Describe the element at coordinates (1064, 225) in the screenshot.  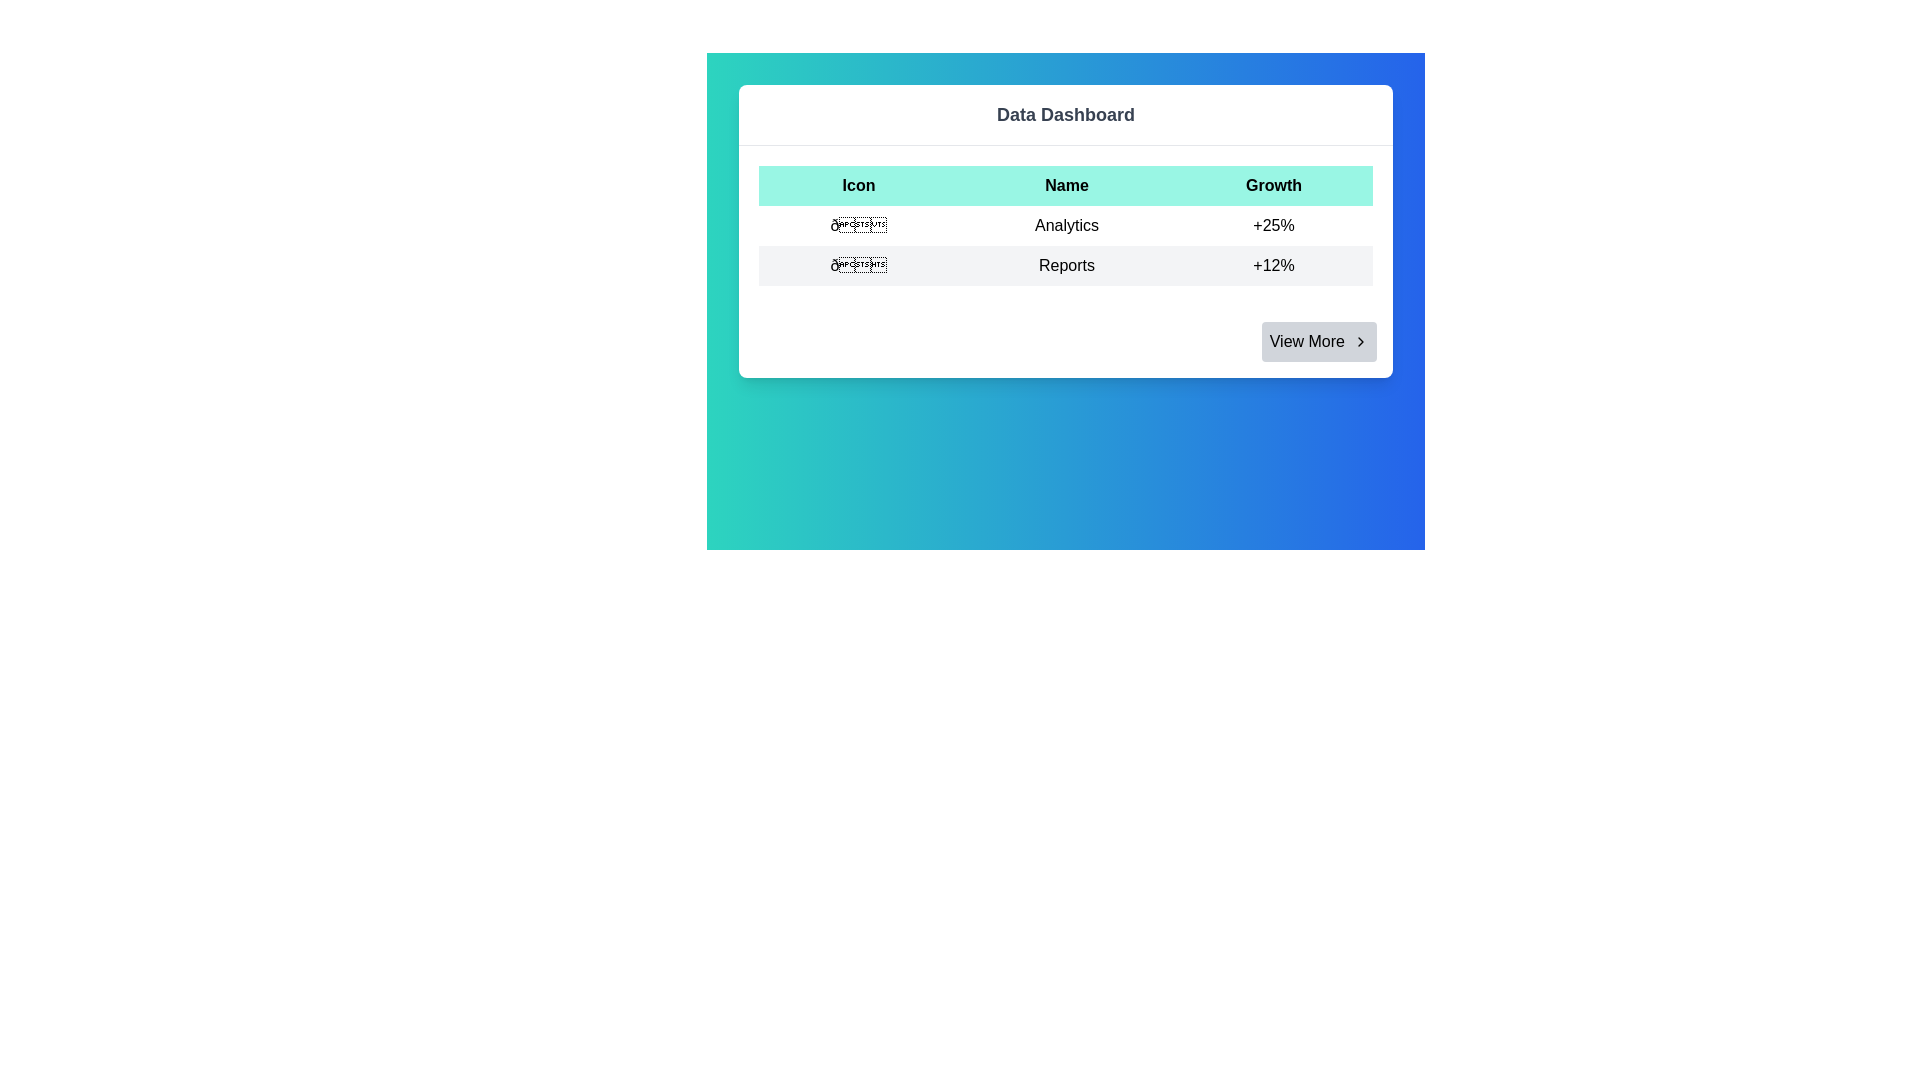
I see `the 'Analytics' table row in the Data Dashboard, which contains grouped text and an emoji icon representing growth percentage` at that location.